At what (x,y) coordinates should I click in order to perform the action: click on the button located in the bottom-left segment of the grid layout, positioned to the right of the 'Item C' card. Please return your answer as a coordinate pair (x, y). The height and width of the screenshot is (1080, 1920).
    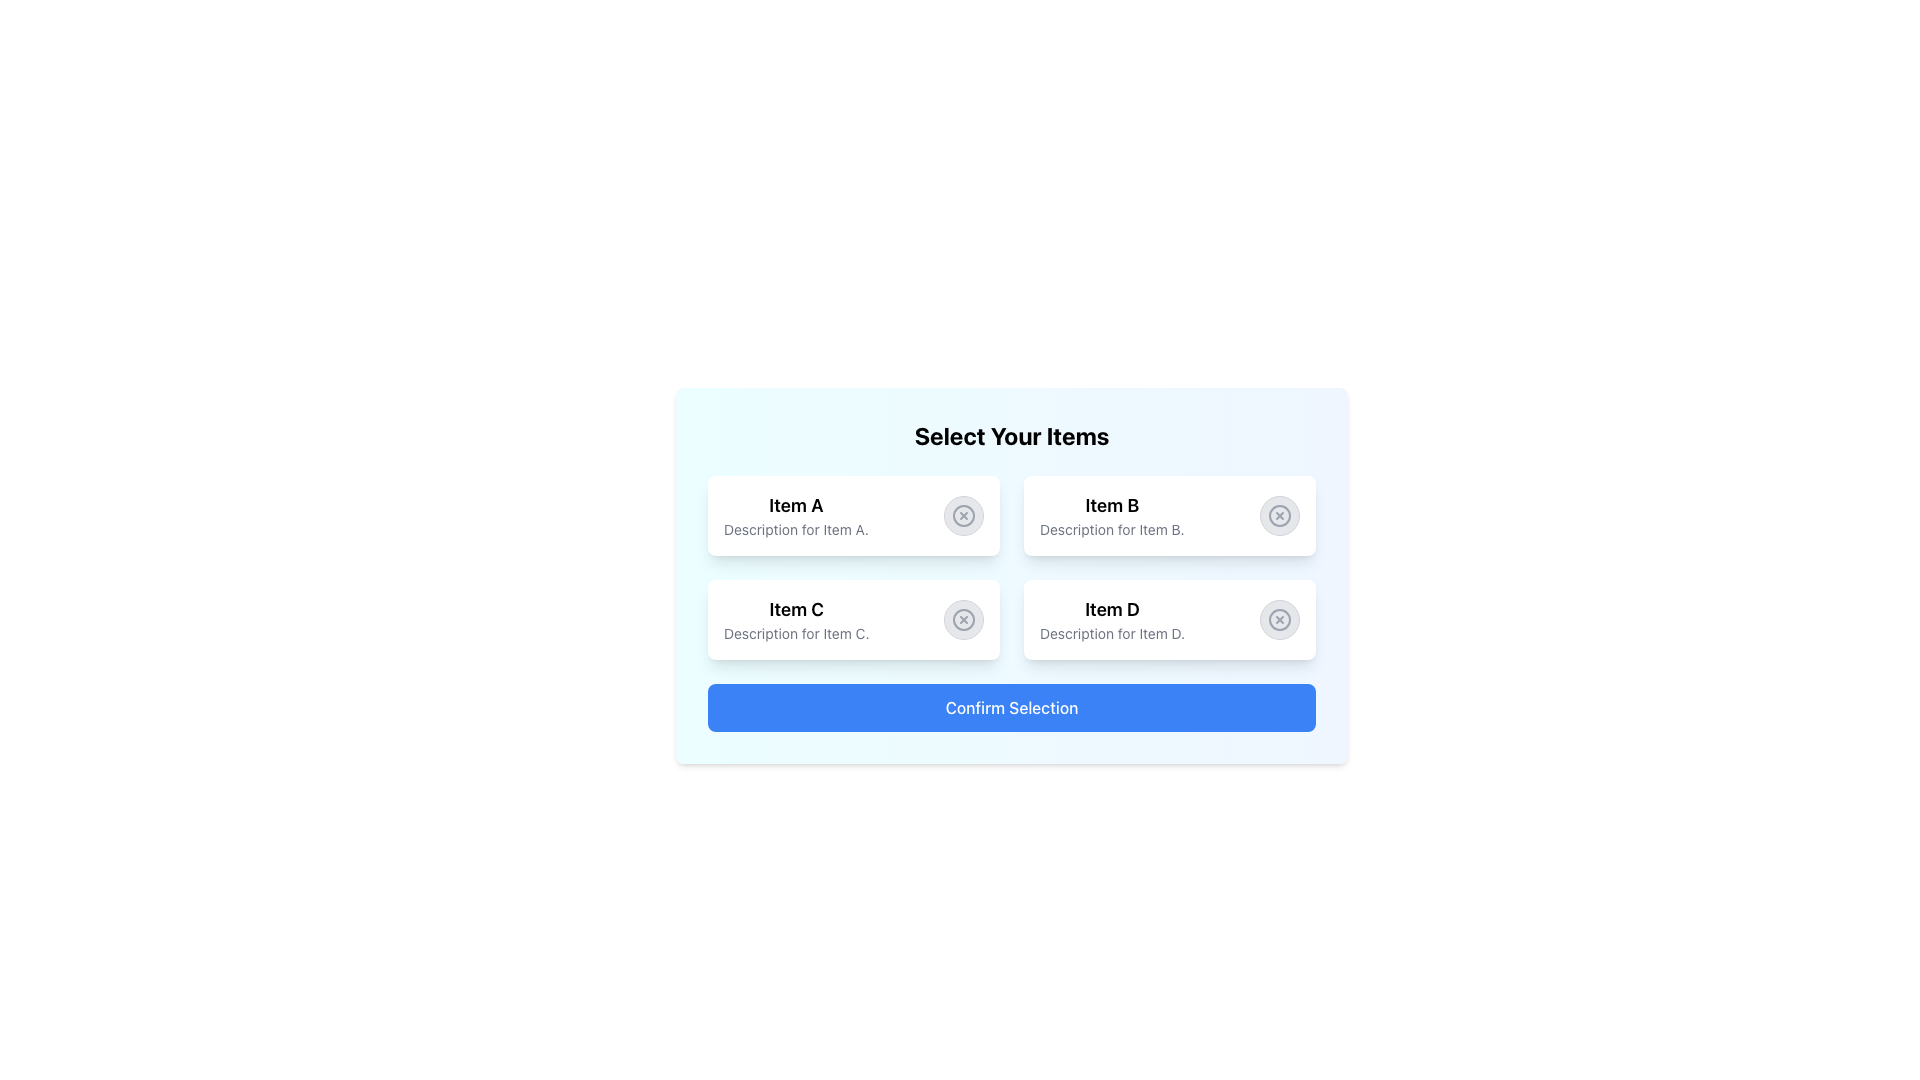
    Looking at the image, I should click on (964, 619).